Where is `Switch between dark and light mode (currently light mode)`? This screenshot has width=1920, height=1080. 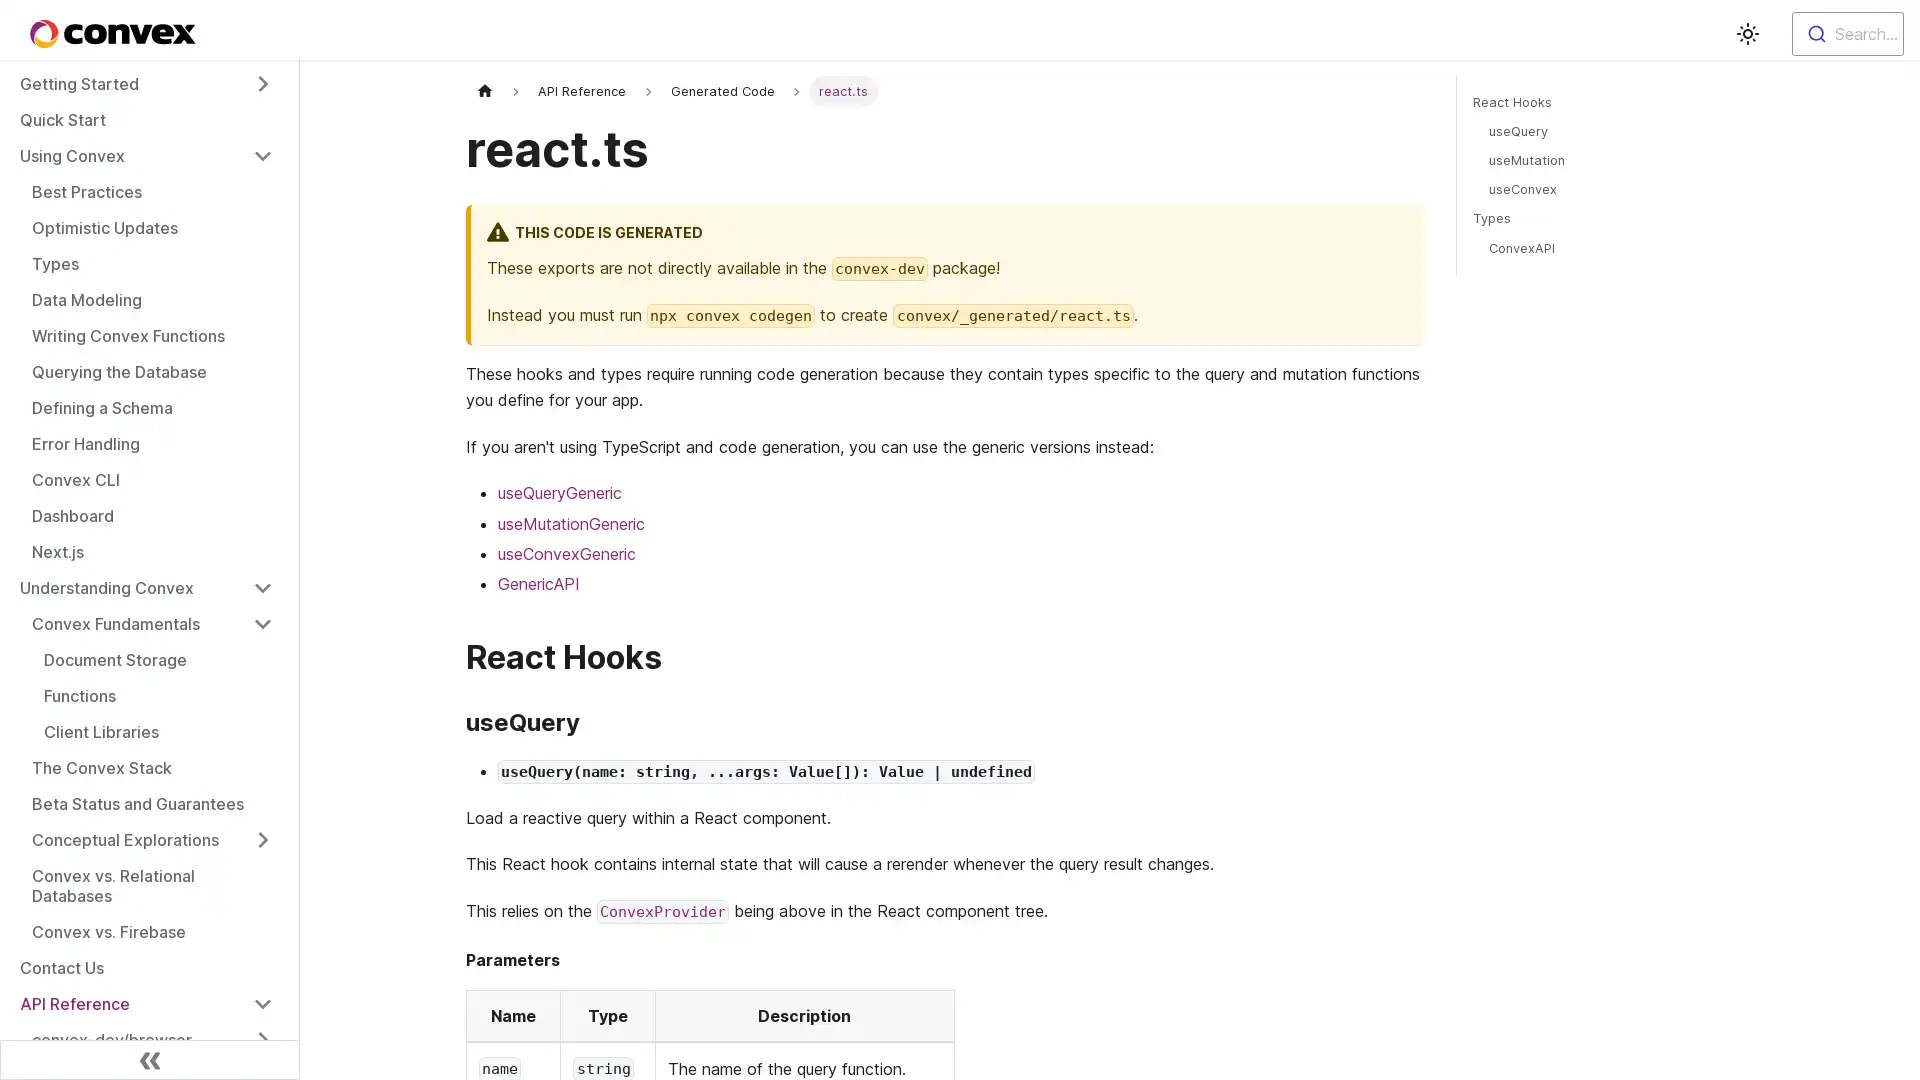 Switch between dark and light mode (currently light mode) is located at coordinates (1746, 34).